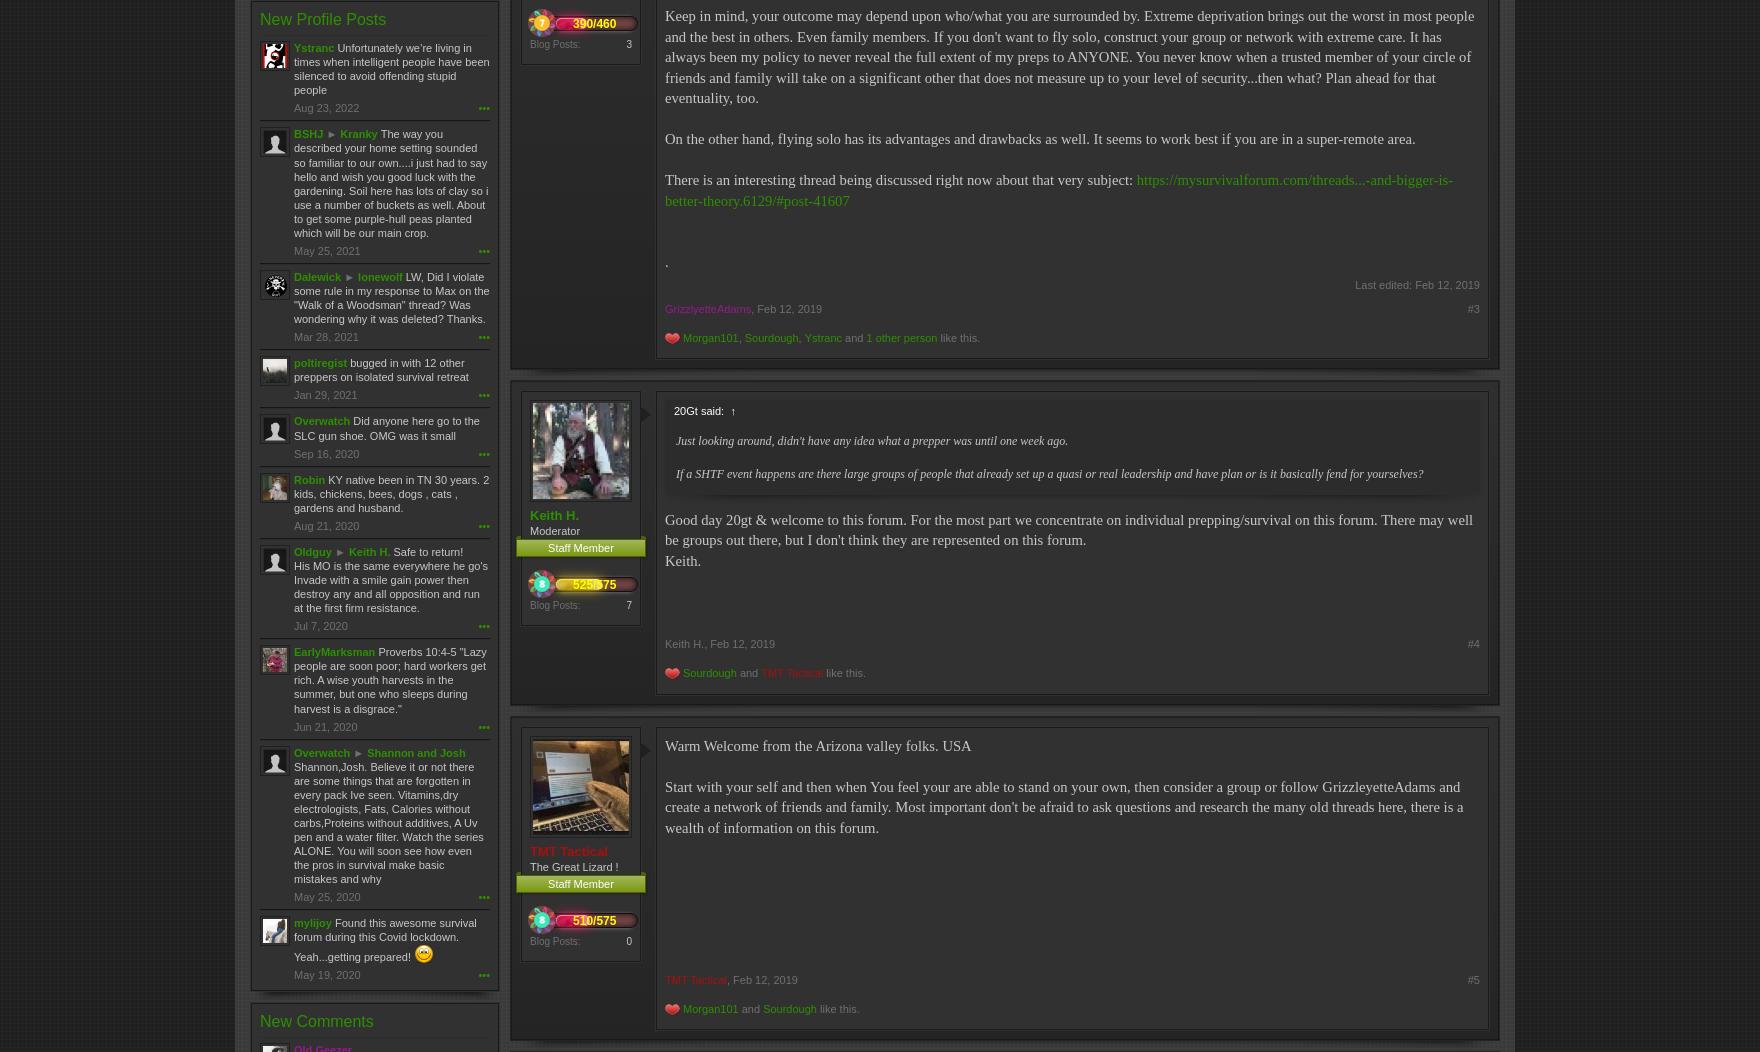 The width and height of the screenshot is (1760, 1052). Describe the element at coordinates (663, 56) in the screenshot. I see `'Keep in mind, your outcome may depend upon who/what you are surrounded by. Extreme deprivation brings out the worst in most people and the best in others. Even family members. If you don't want to fly solo, construct your group or network with extreme care. It has always been my policy to never reveal the full extent of my preps to ANYONE.  You never know when a trusted member of your circle of  friends and family will take on a significant other that does not measure up to your level of security...then what? Plan ahead for that eventuality, too.'` at that location.